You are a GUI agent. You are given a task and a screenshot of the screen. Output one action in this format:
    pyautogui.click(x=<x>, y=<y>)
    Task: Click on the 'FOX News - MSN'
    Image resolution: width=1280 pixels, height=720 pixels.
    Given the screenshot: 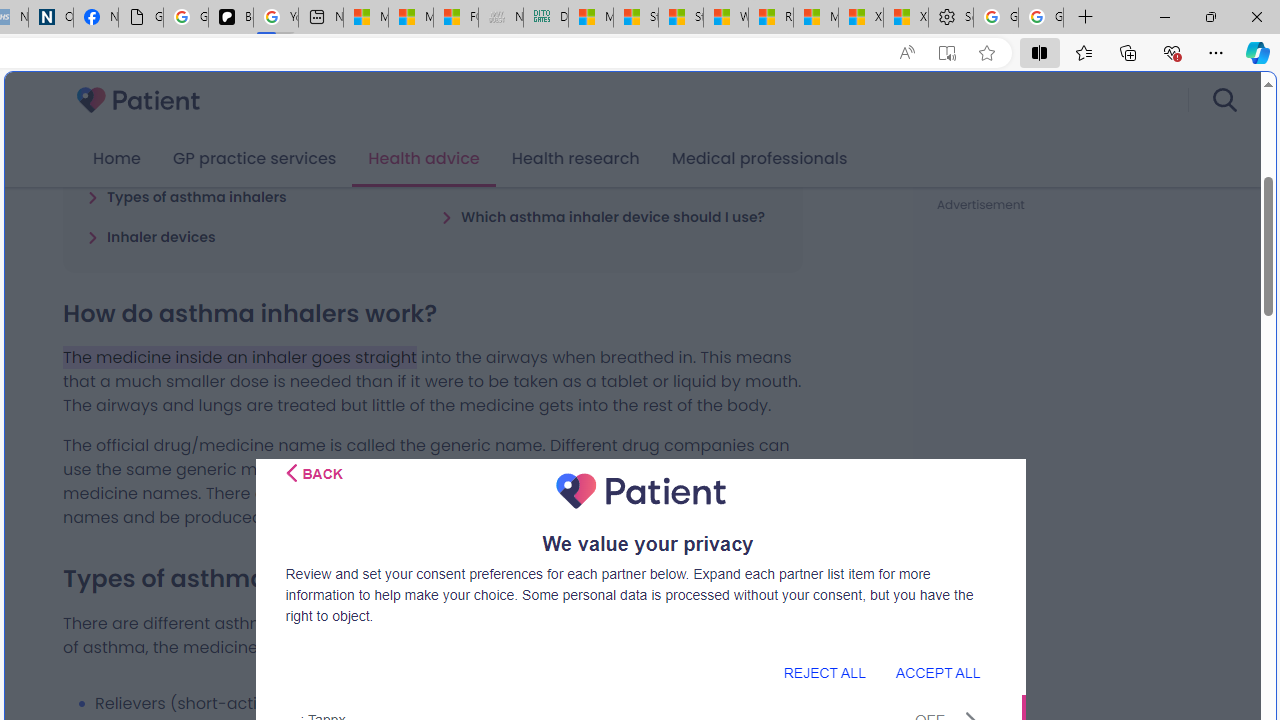 What is the action you would take?
    pyautogui.click(x=454, y=17)
    